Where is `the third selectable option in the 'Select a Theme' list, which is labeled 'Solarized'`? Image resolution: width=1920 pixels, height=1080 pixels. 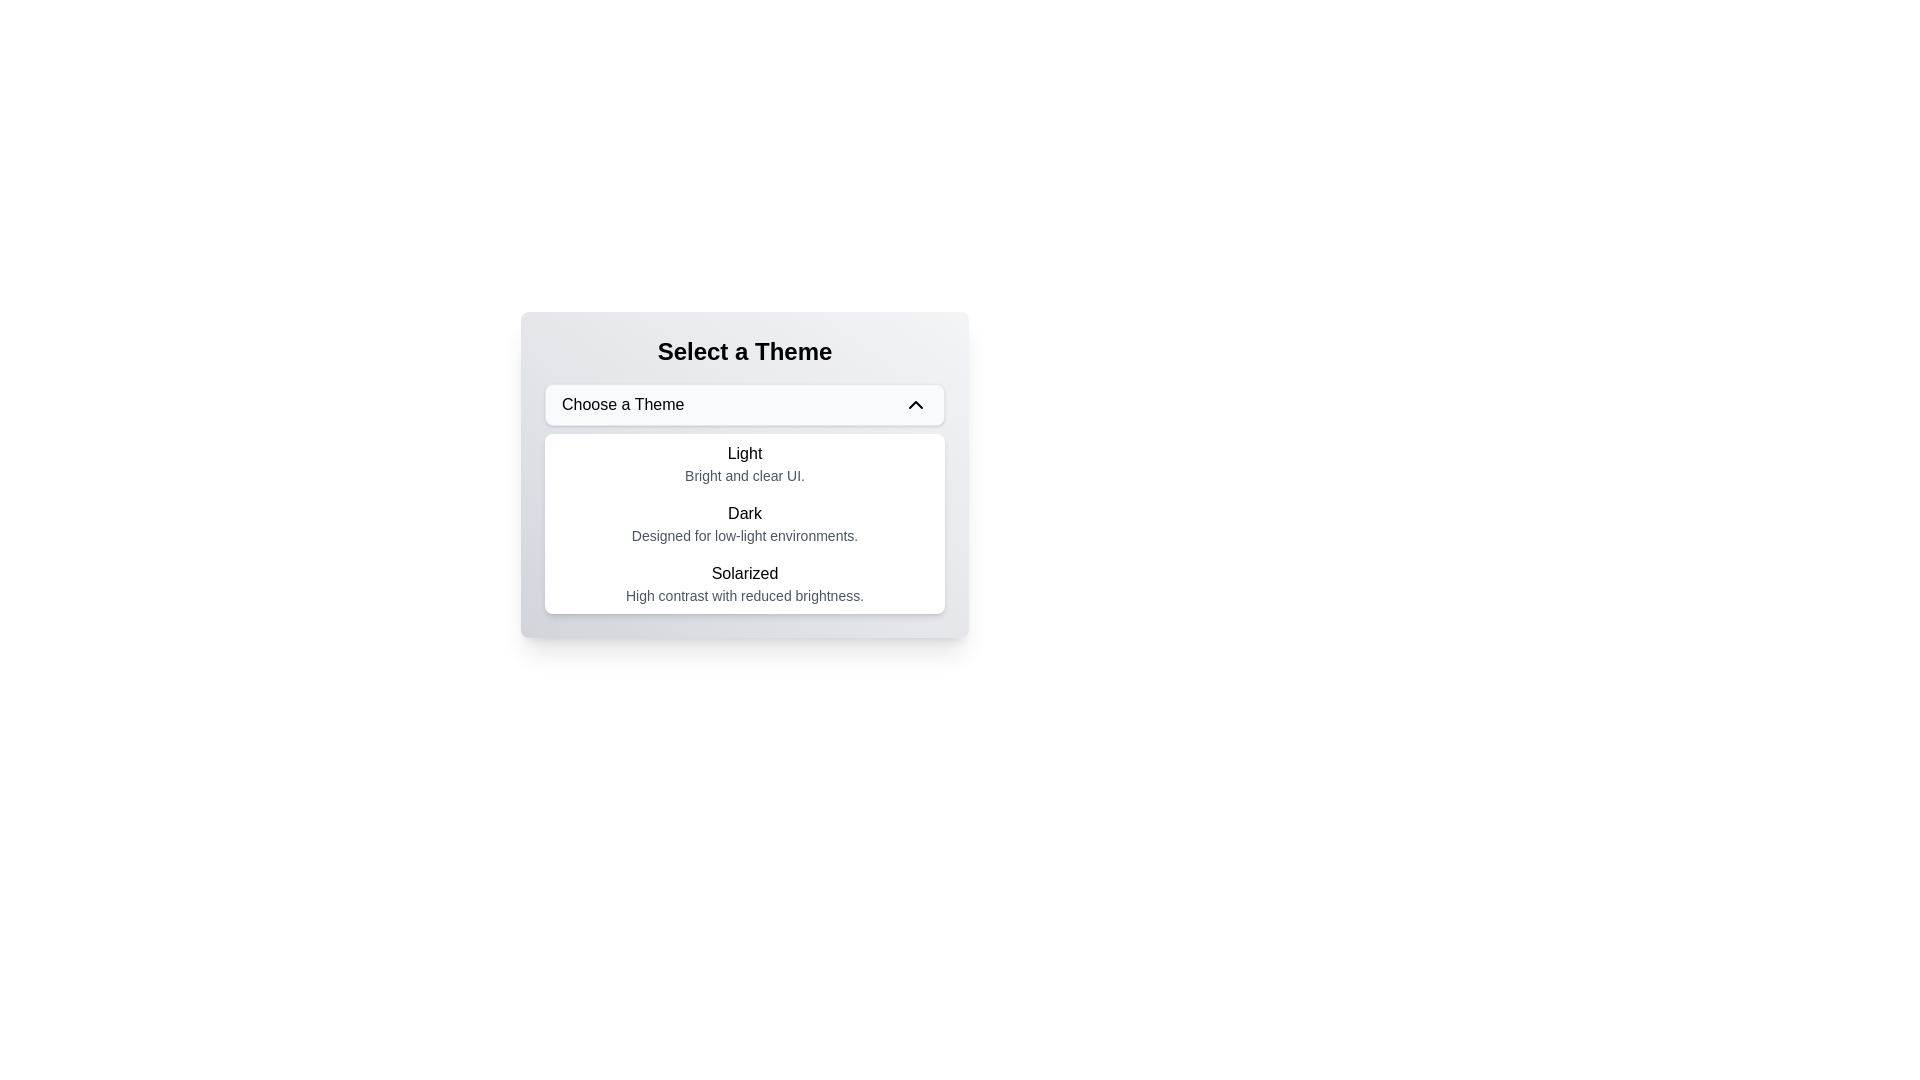
the third selectable option in the 'Select a Theme' list, which is labeled 'Solarized' is located at coordinates (743, 583).